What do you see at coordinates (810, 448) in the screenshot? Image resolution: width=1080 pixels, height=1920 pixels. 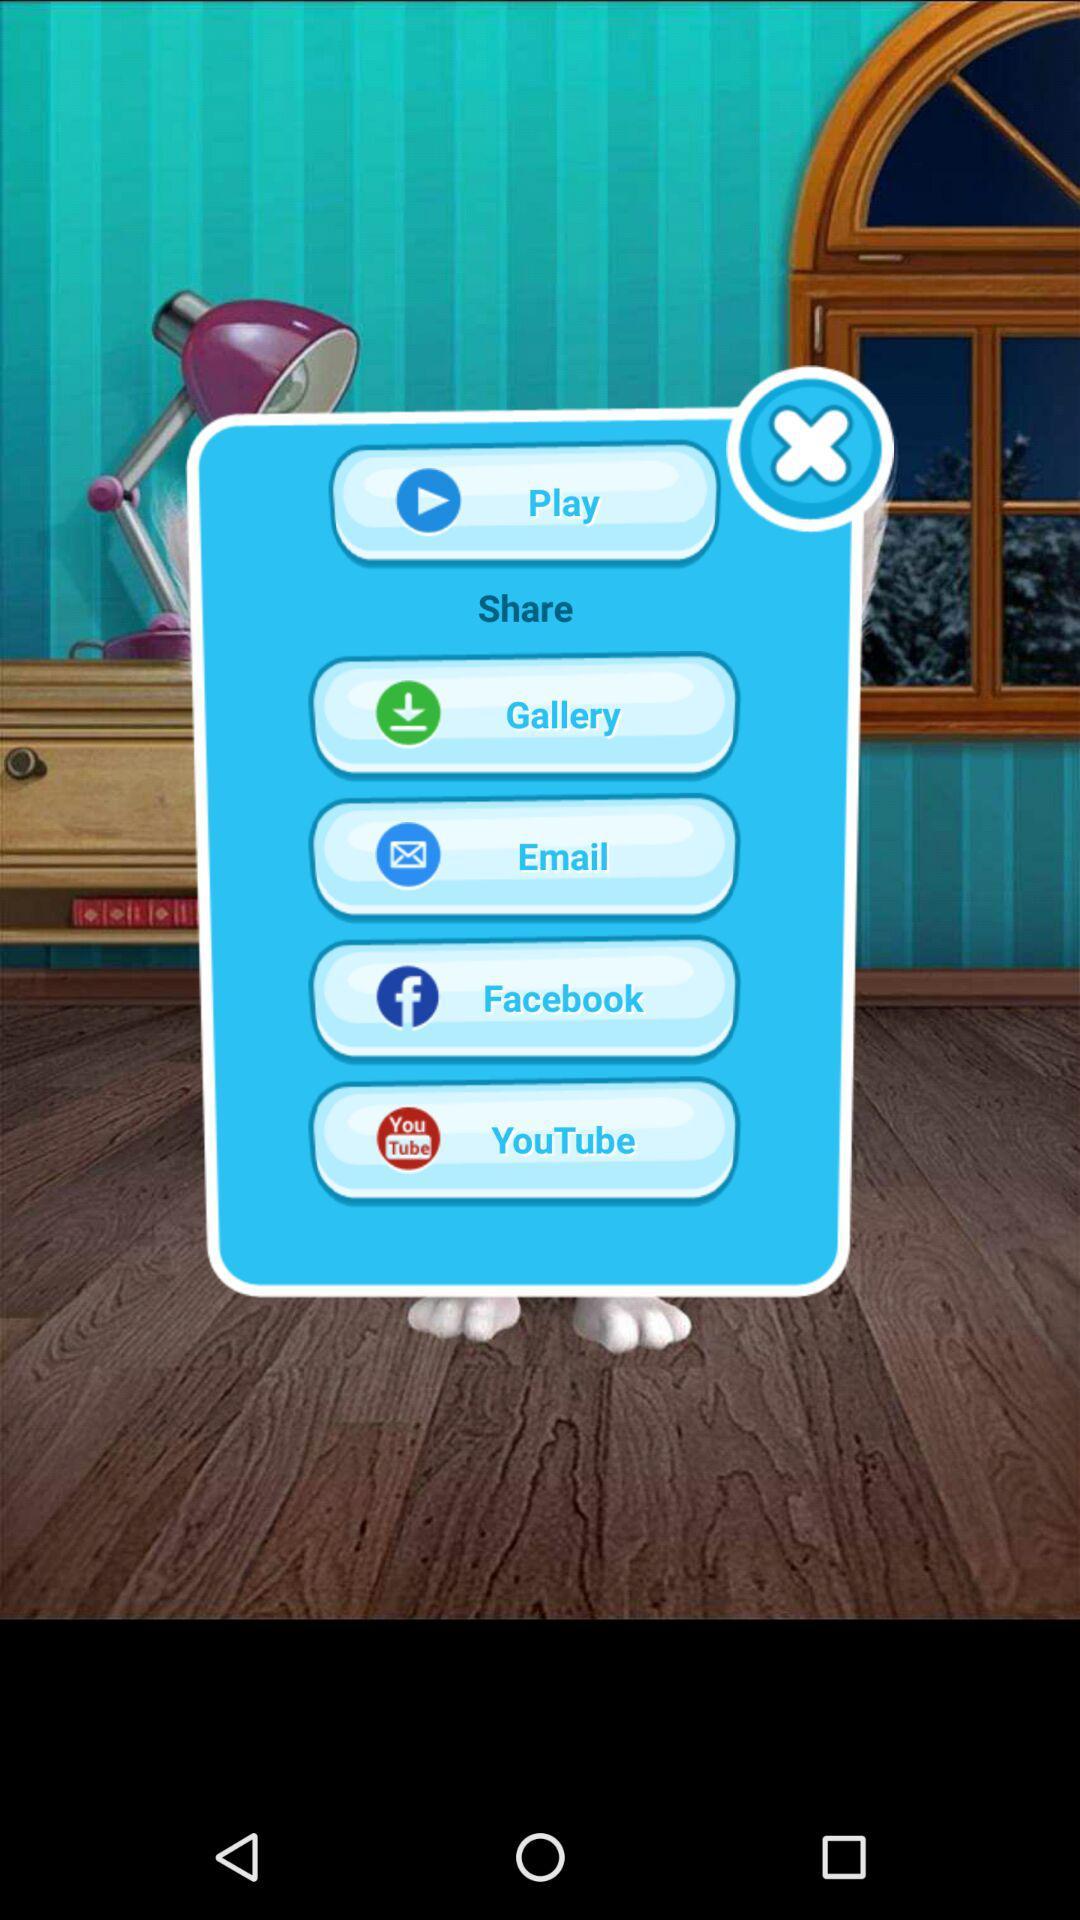 I see `menu` at bounding box center [810, 448].